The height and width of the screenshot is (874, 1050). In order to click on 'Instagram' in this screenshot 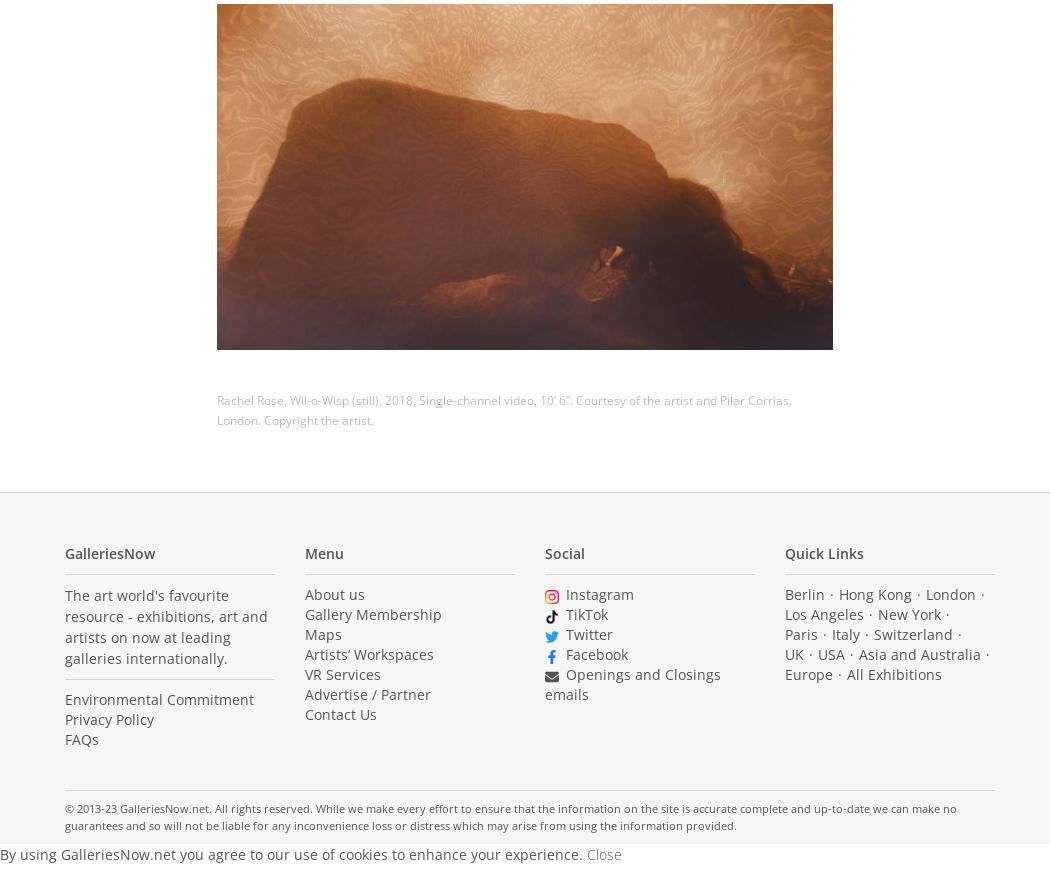, I will do `click(598, 593)`.